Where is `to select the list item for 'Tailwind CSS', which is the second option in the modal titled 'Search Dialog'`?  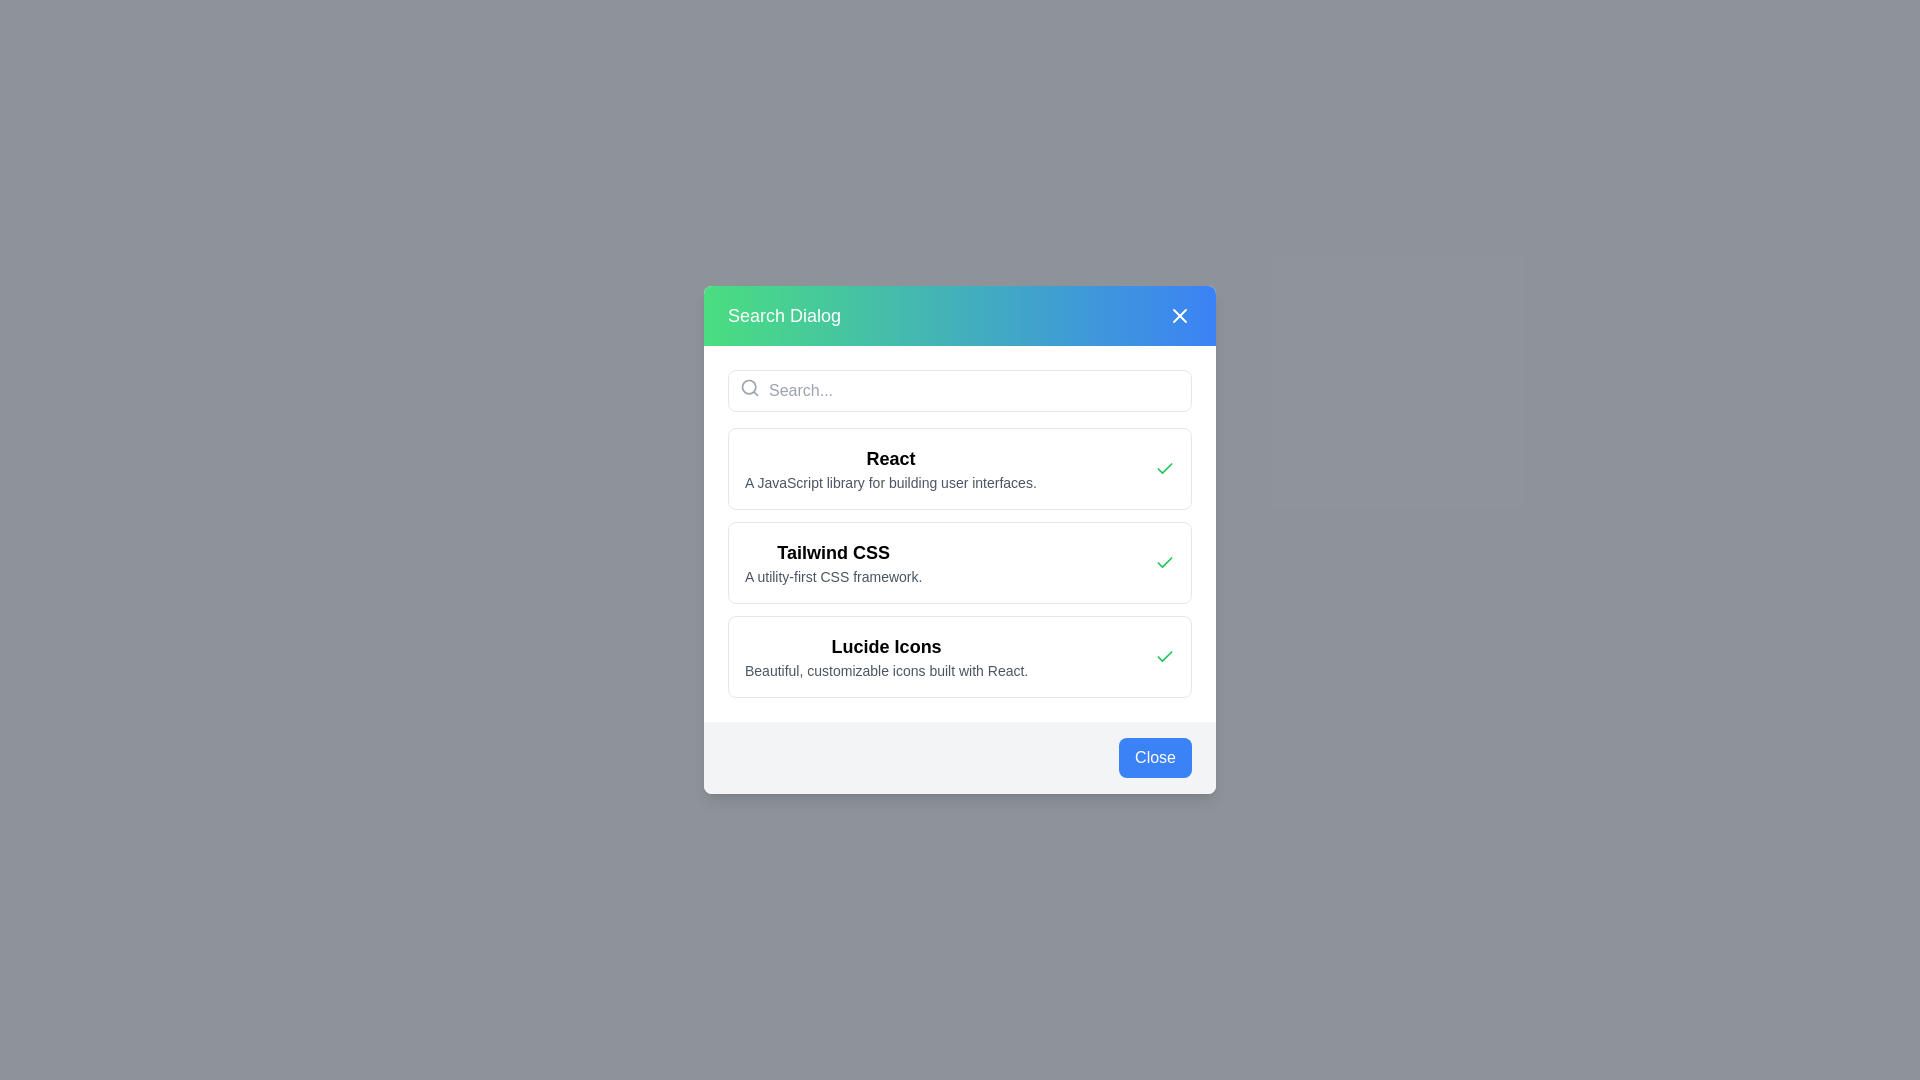
to select the list item for 'Tailwind CSS', which is the second option in the modal titled 'Search Dialog' is located at coordinates (960, 563).